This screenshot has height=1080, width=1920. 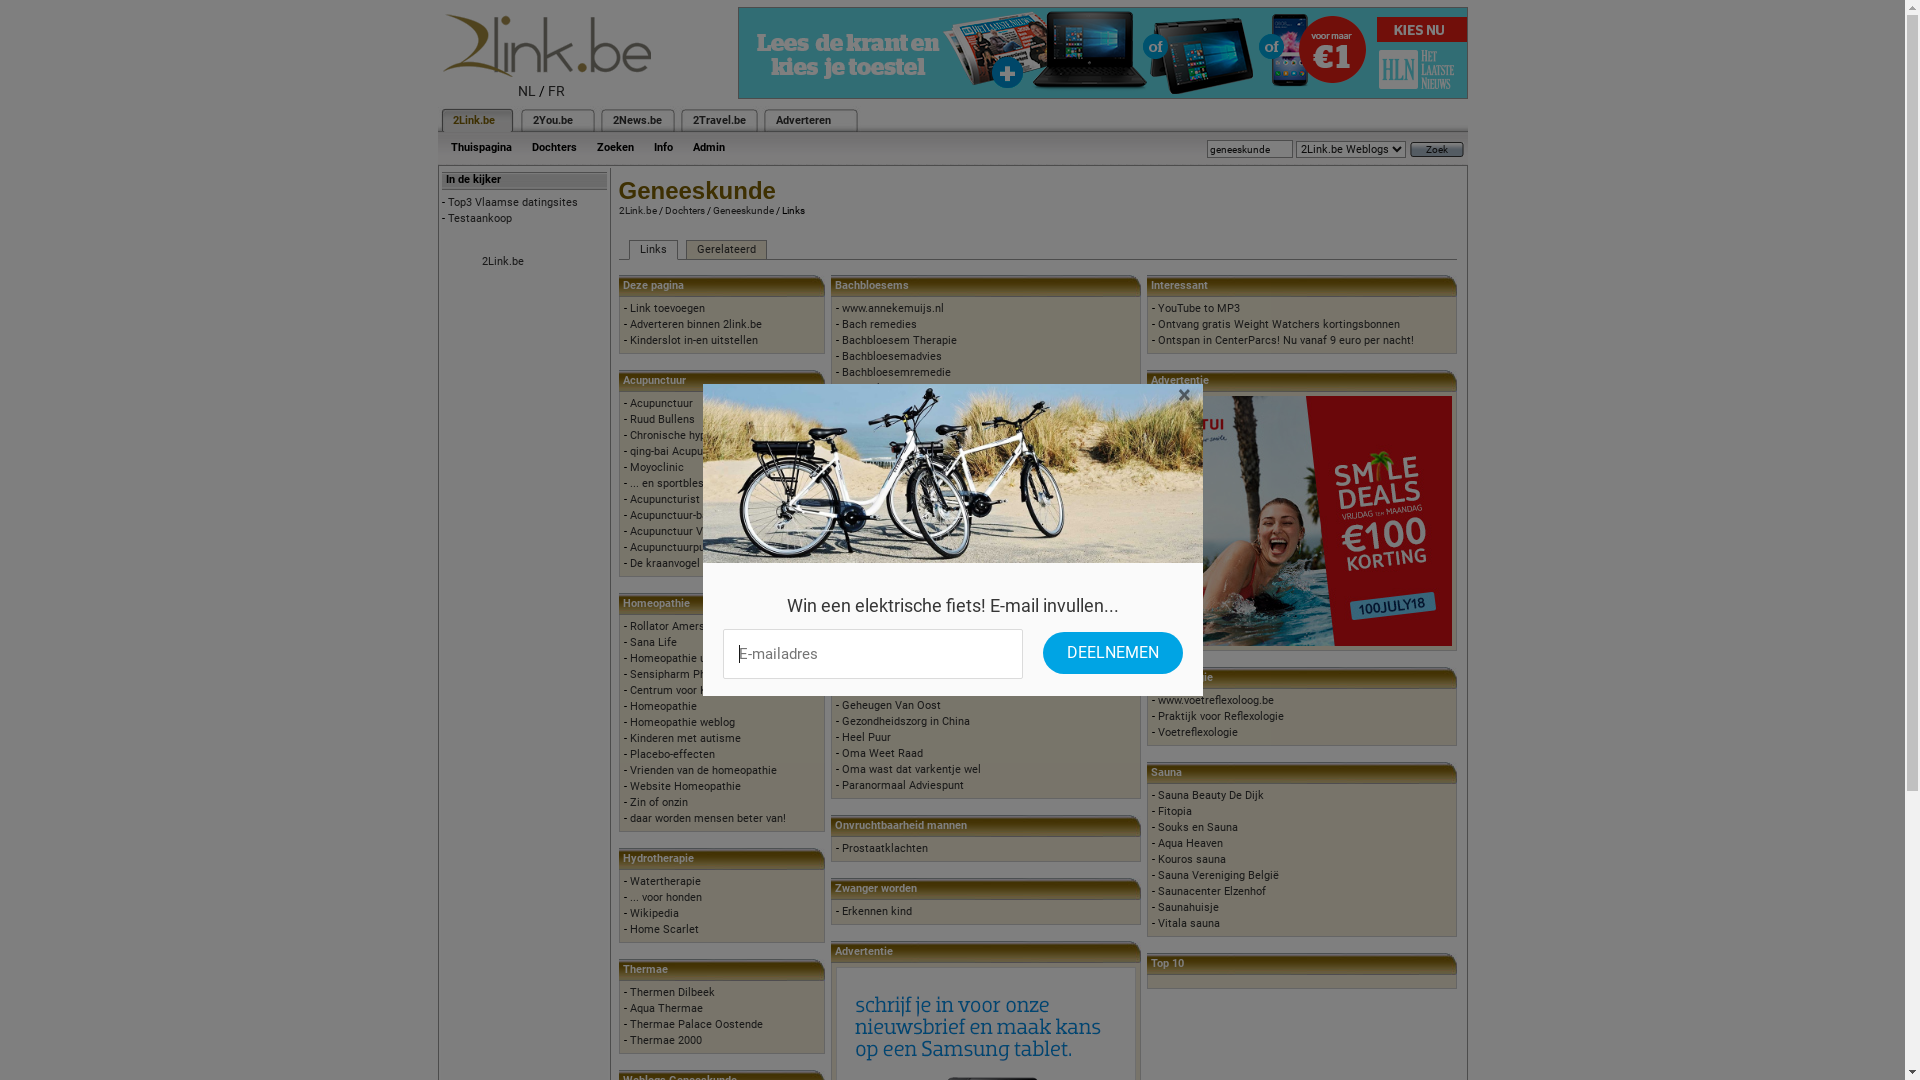 I want to click on 'Geheugen Van Oost', so click(x=890, y=704).